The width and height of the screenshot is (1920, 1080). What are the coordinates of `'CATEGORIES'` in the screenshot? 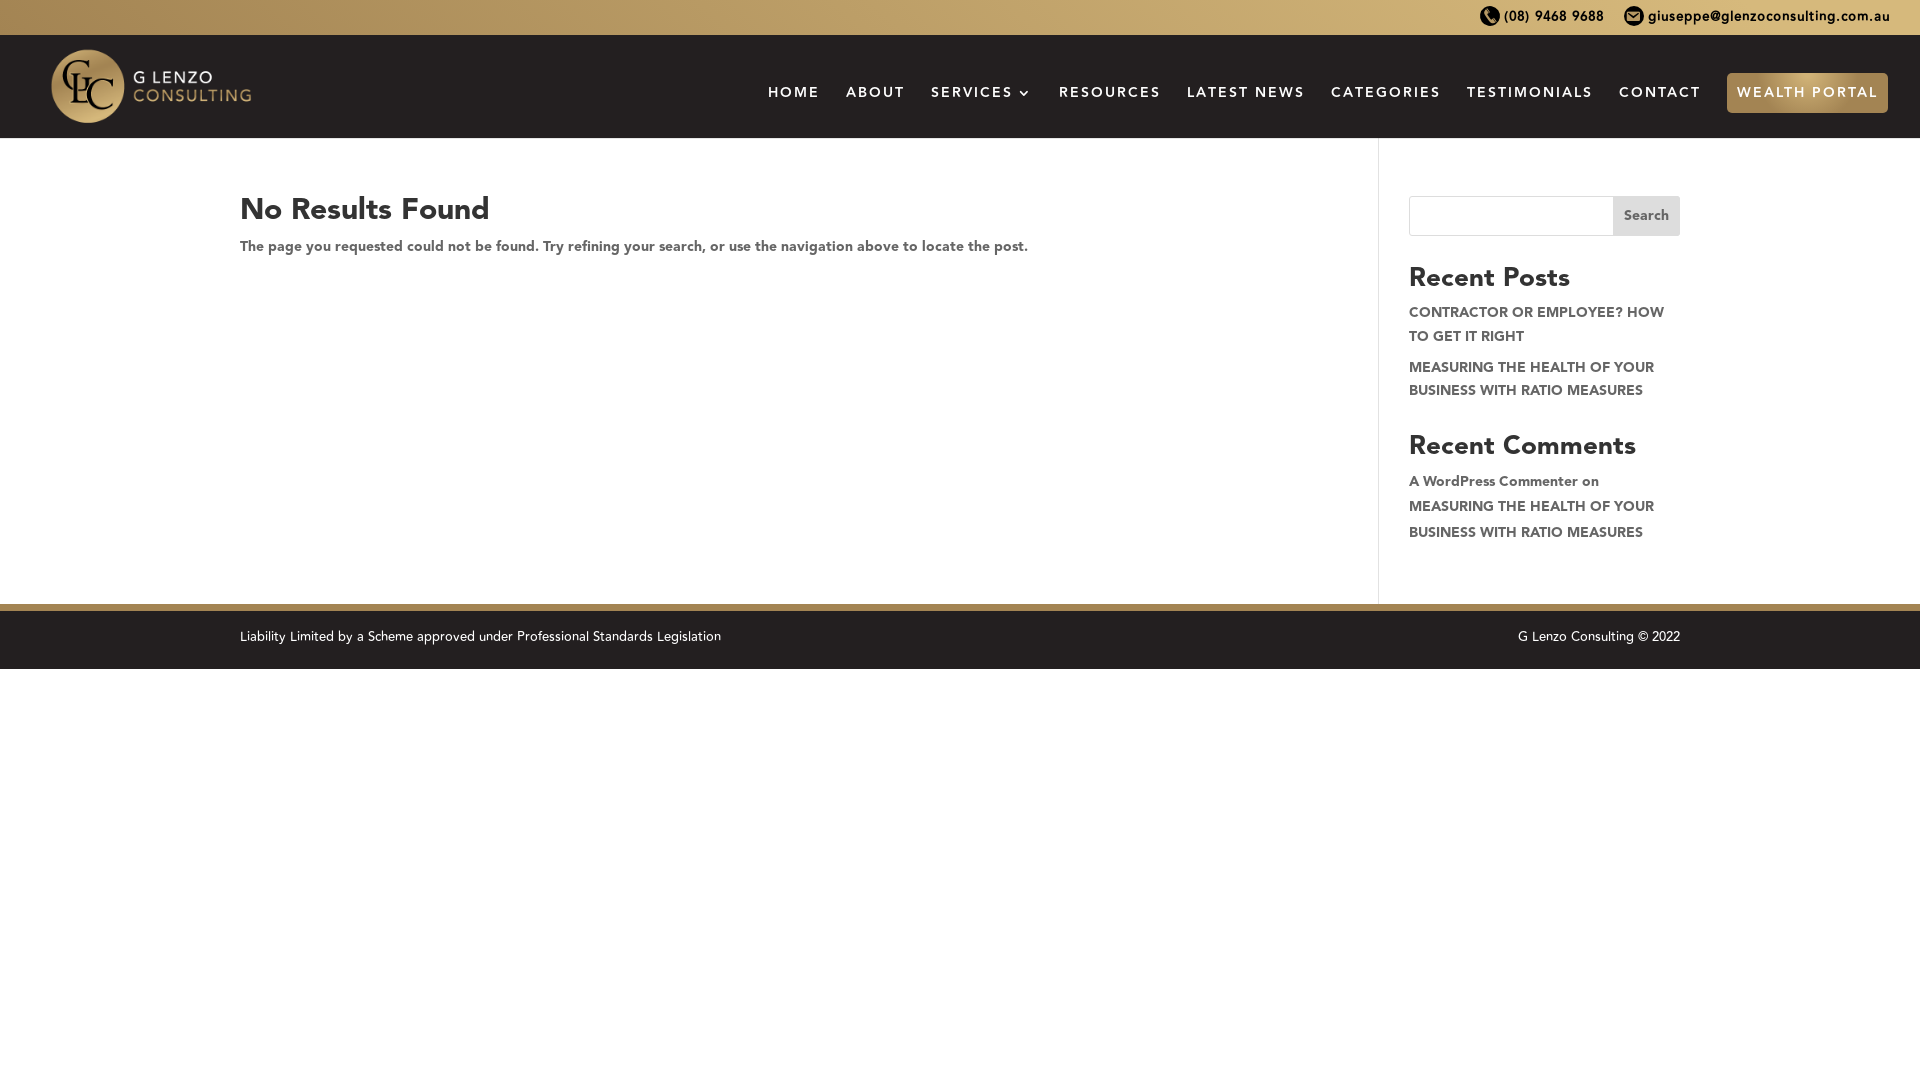 It's located at (1385, 111).